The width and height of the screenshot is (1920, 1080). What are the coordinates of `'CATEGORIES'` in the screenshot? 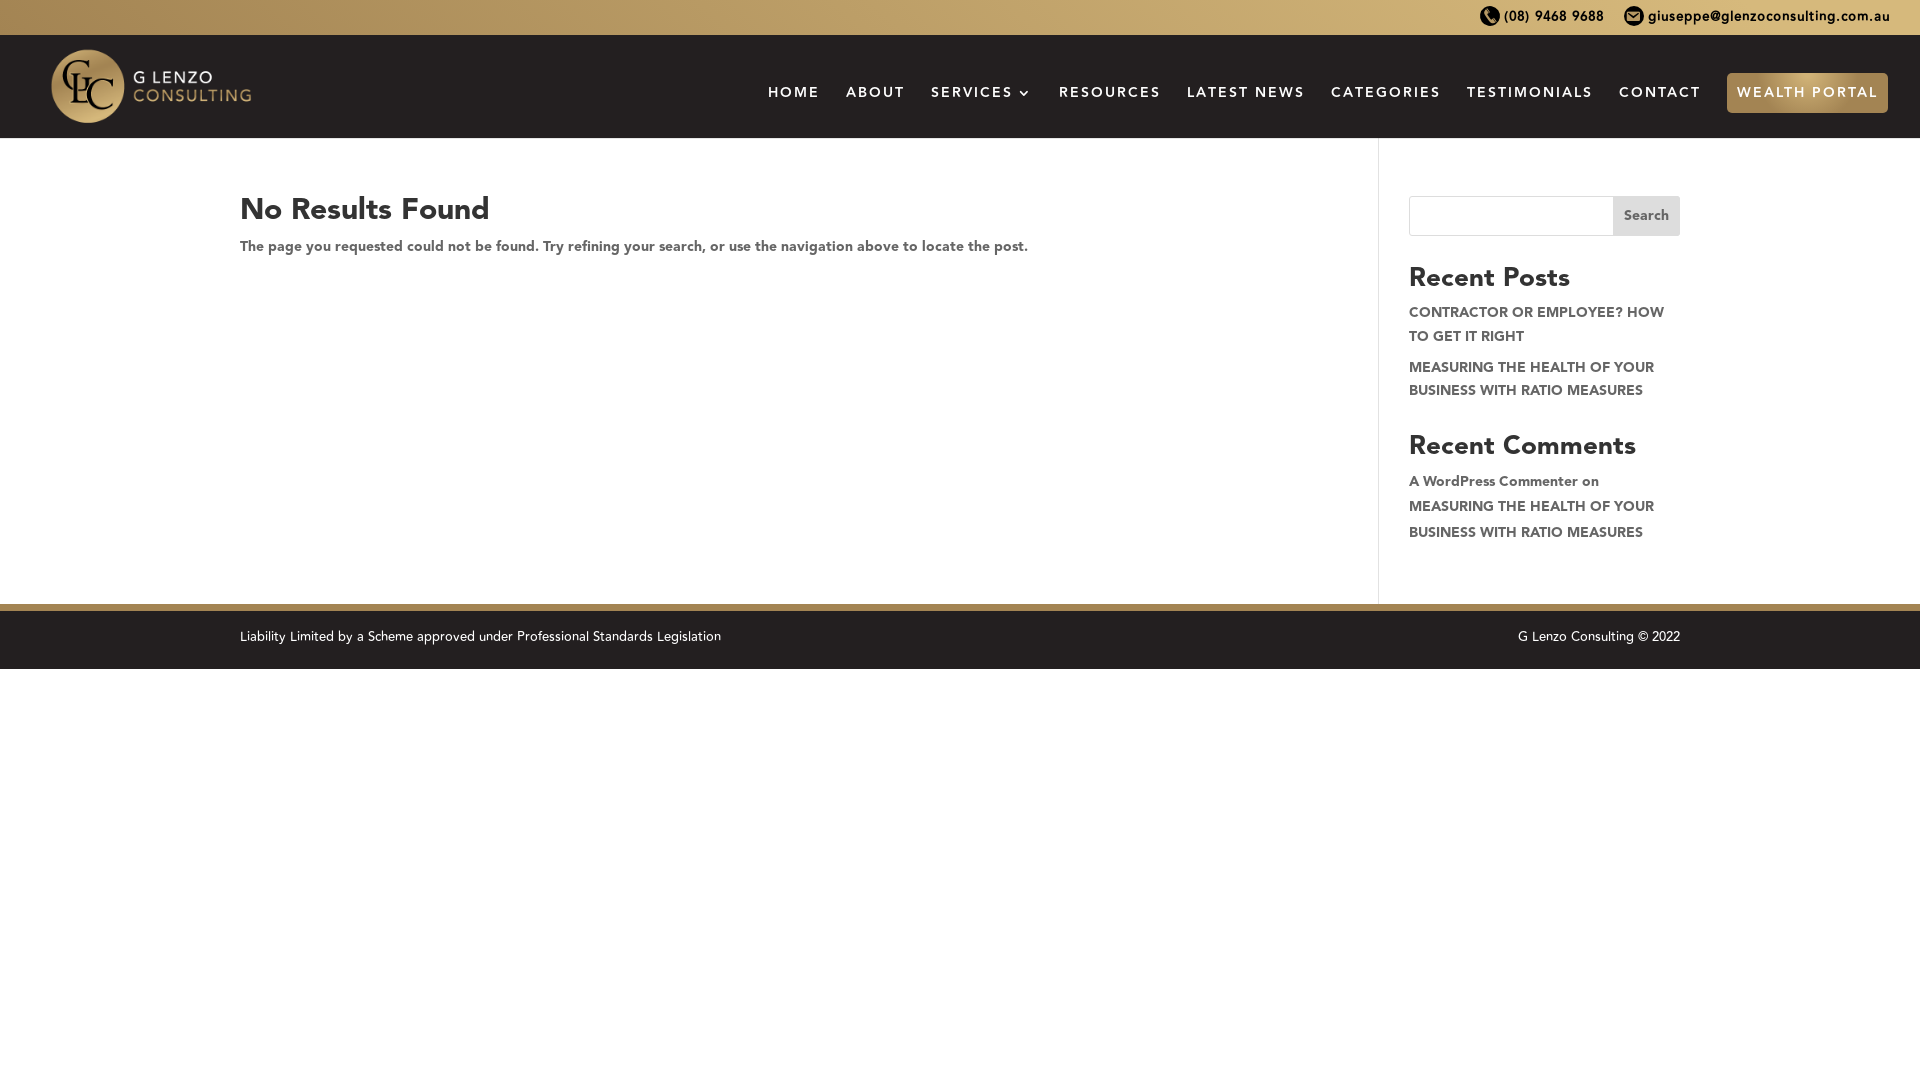 It's located at (1385, 111).